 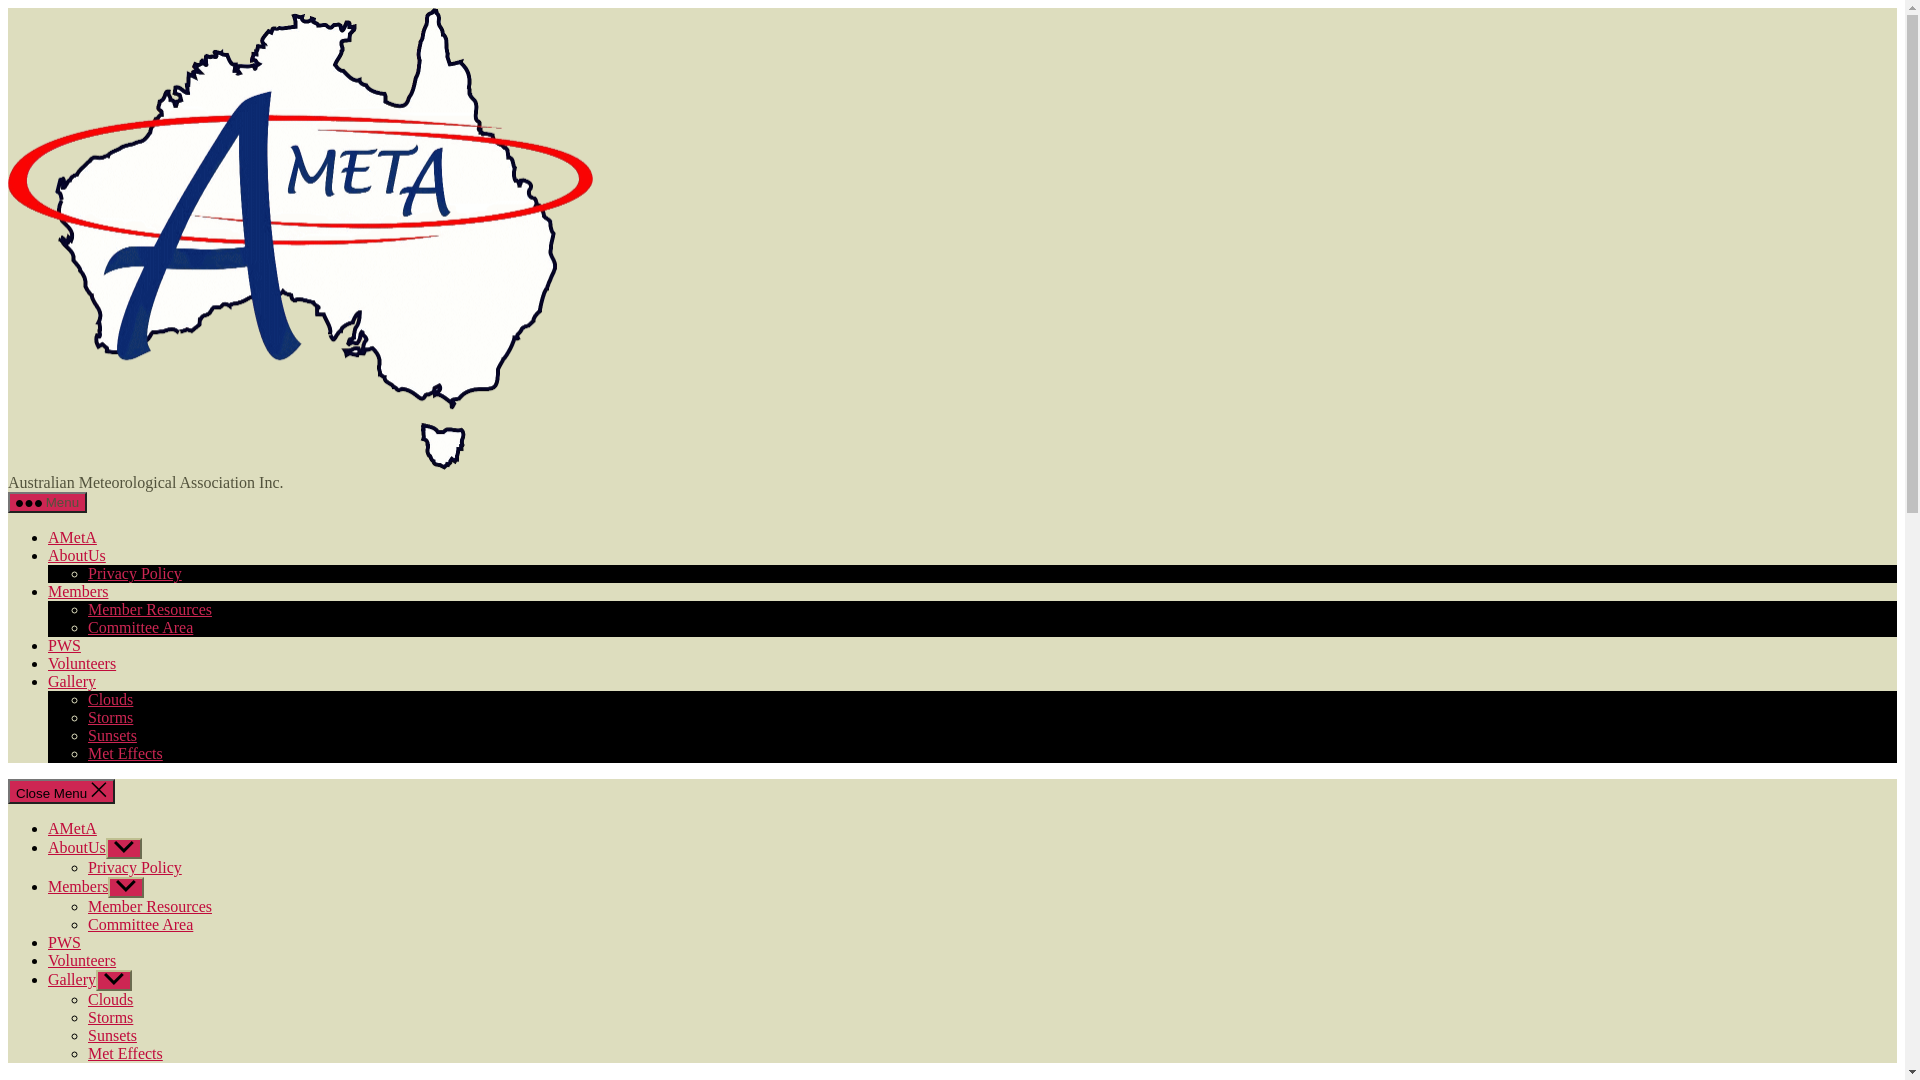 What do you see at coordinates (48, 942) in the screenshot?
I see `'PWS'` at bounding box center [48, 942].